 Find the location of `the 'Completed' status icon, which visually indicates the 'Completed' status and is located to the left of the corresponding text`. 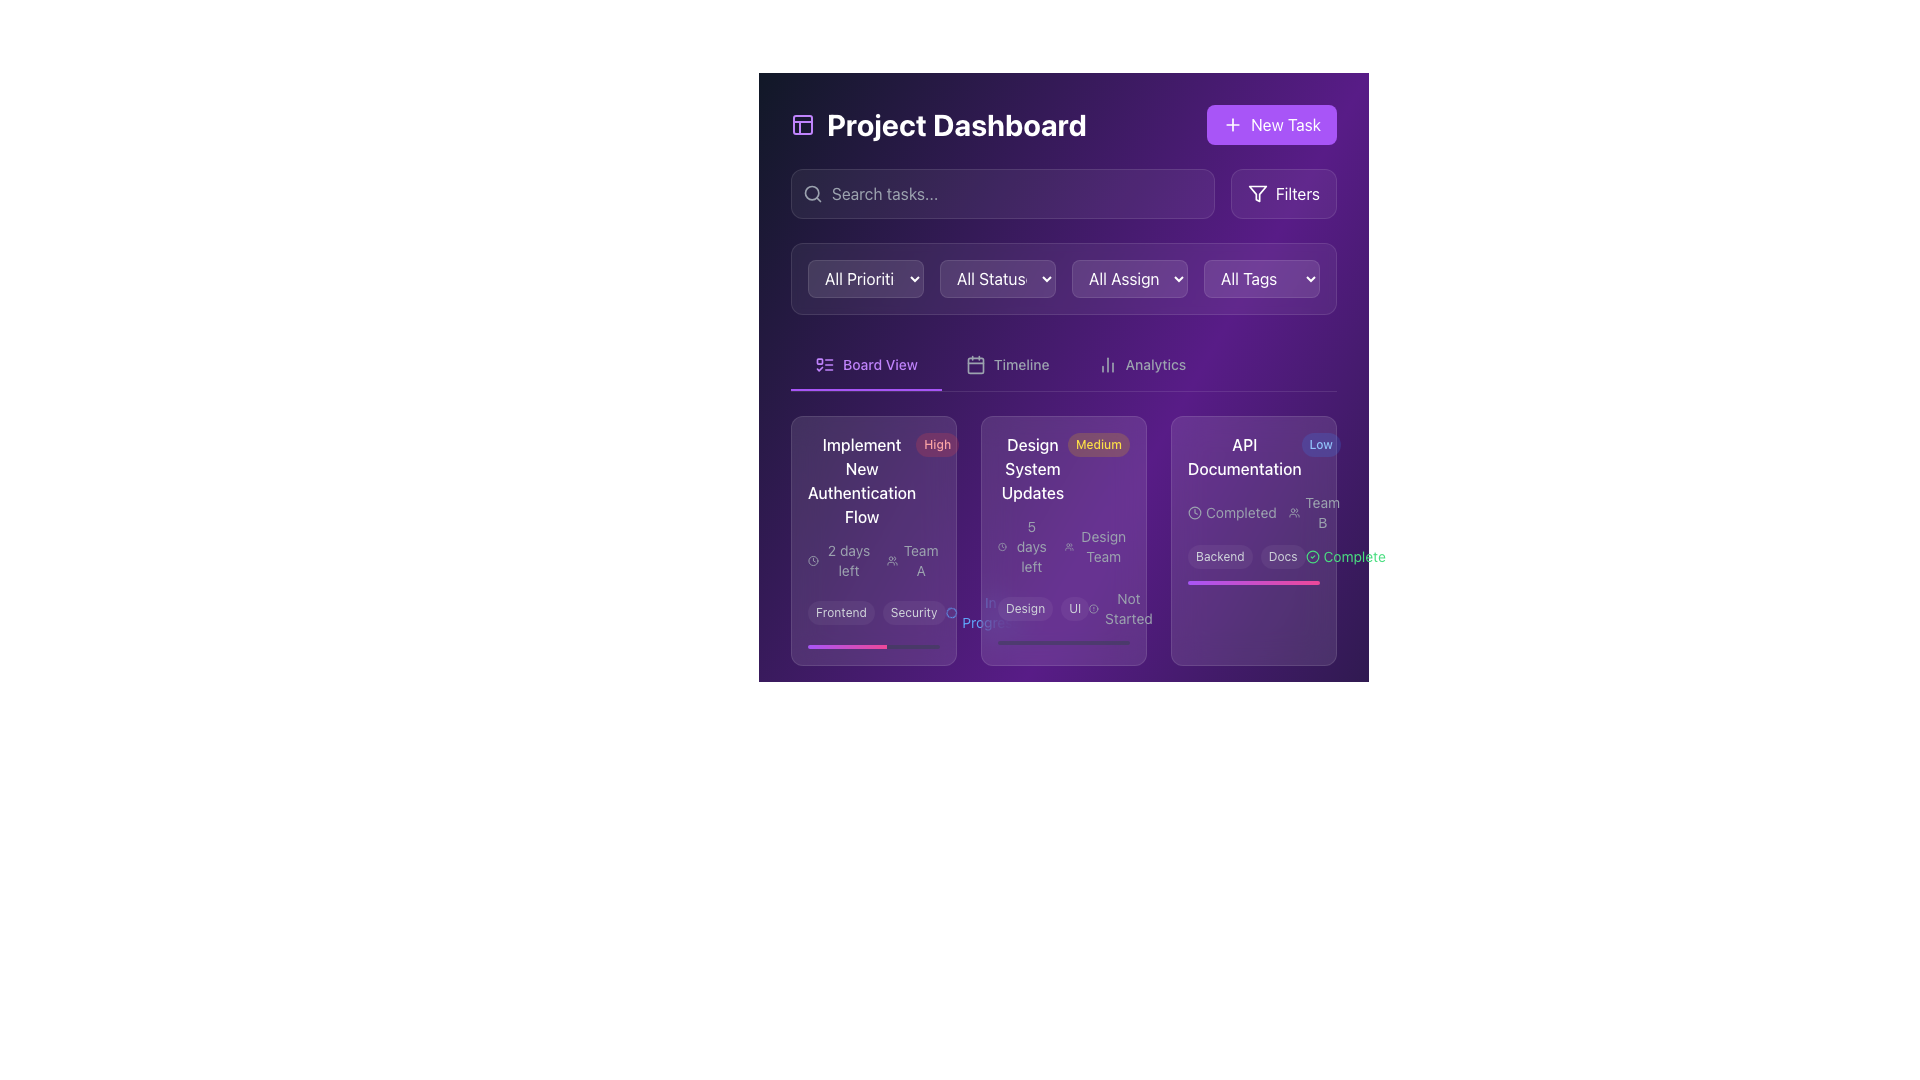

the 'Completed' status icon, which visually indicates the 'Completed' status and is located to the left of the corresponding text is located at coordinates (1195, 512).